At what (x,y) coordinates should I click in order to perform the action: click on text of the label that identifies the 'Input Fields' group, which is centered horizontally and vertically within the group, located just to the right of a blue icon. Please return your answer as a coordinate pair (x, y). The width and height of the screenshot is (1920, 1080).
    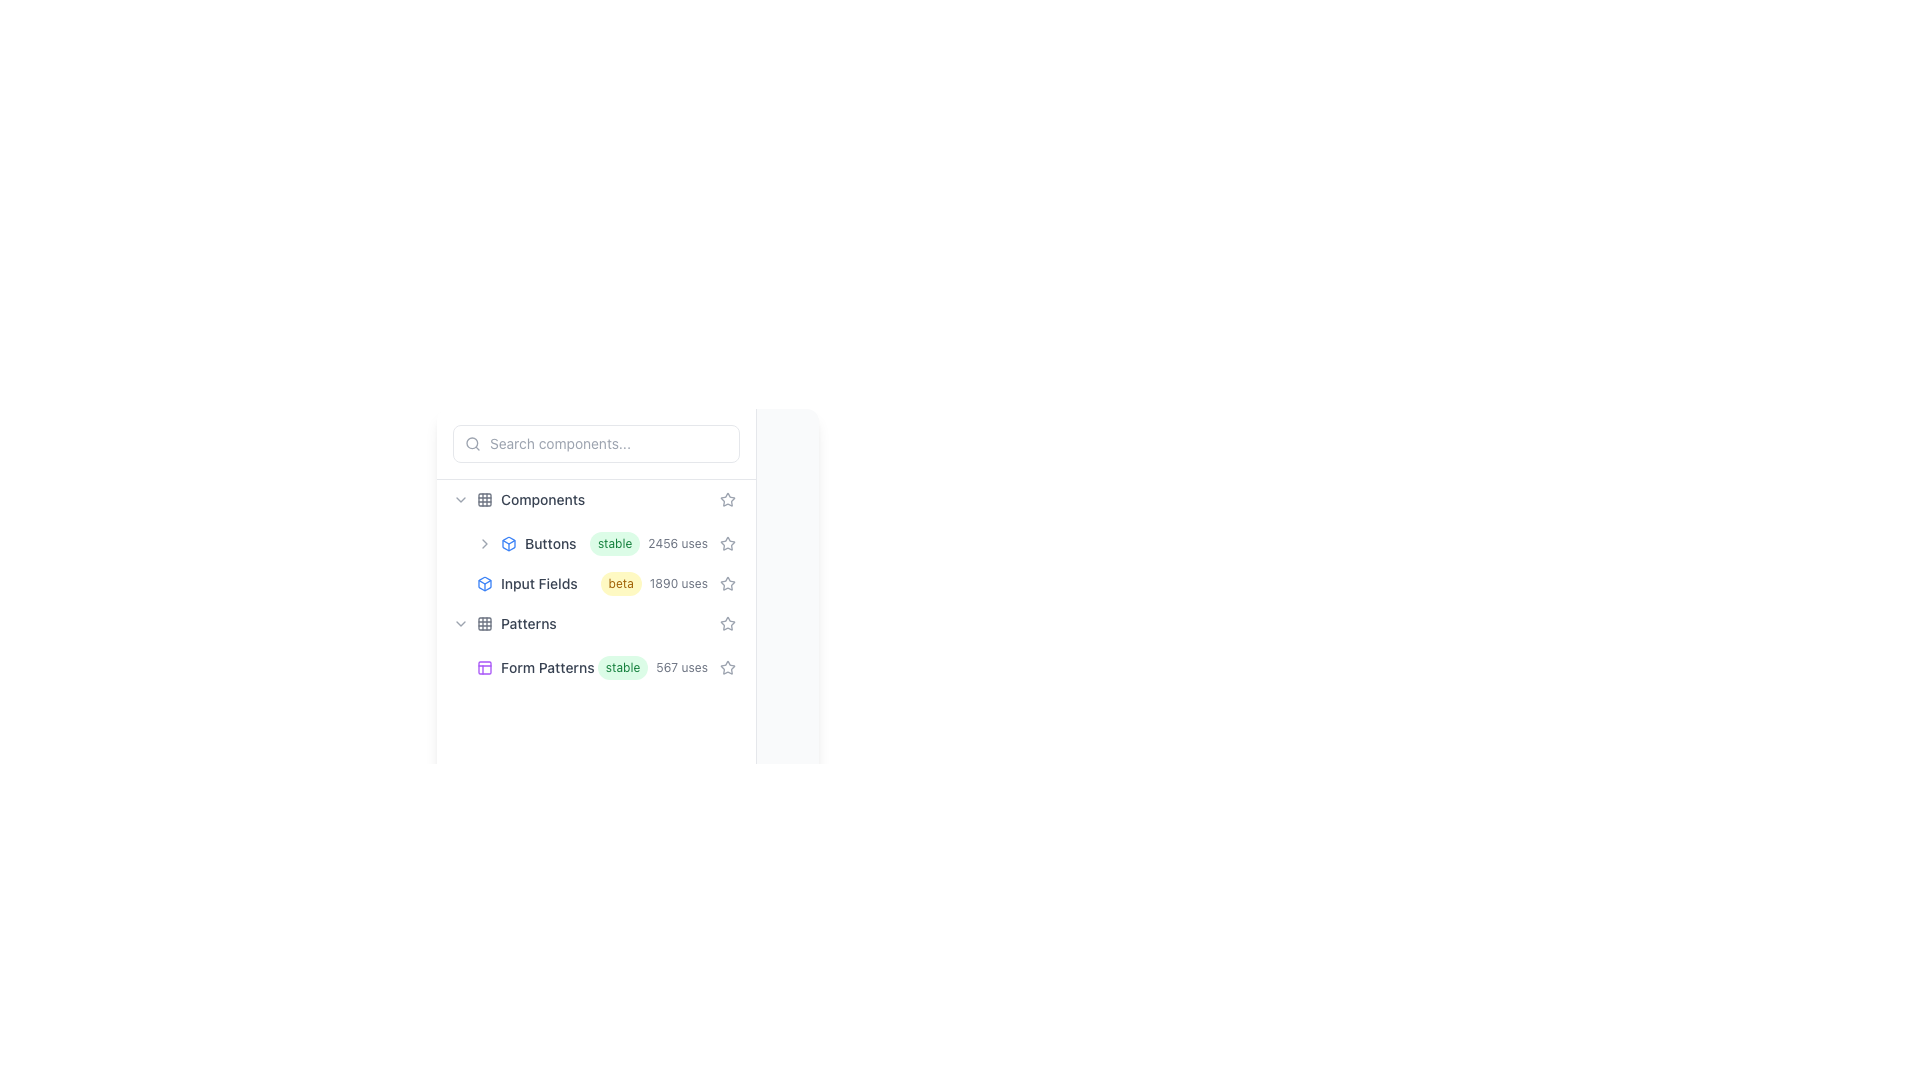
    Looking at the image, I should click on (538, 583).